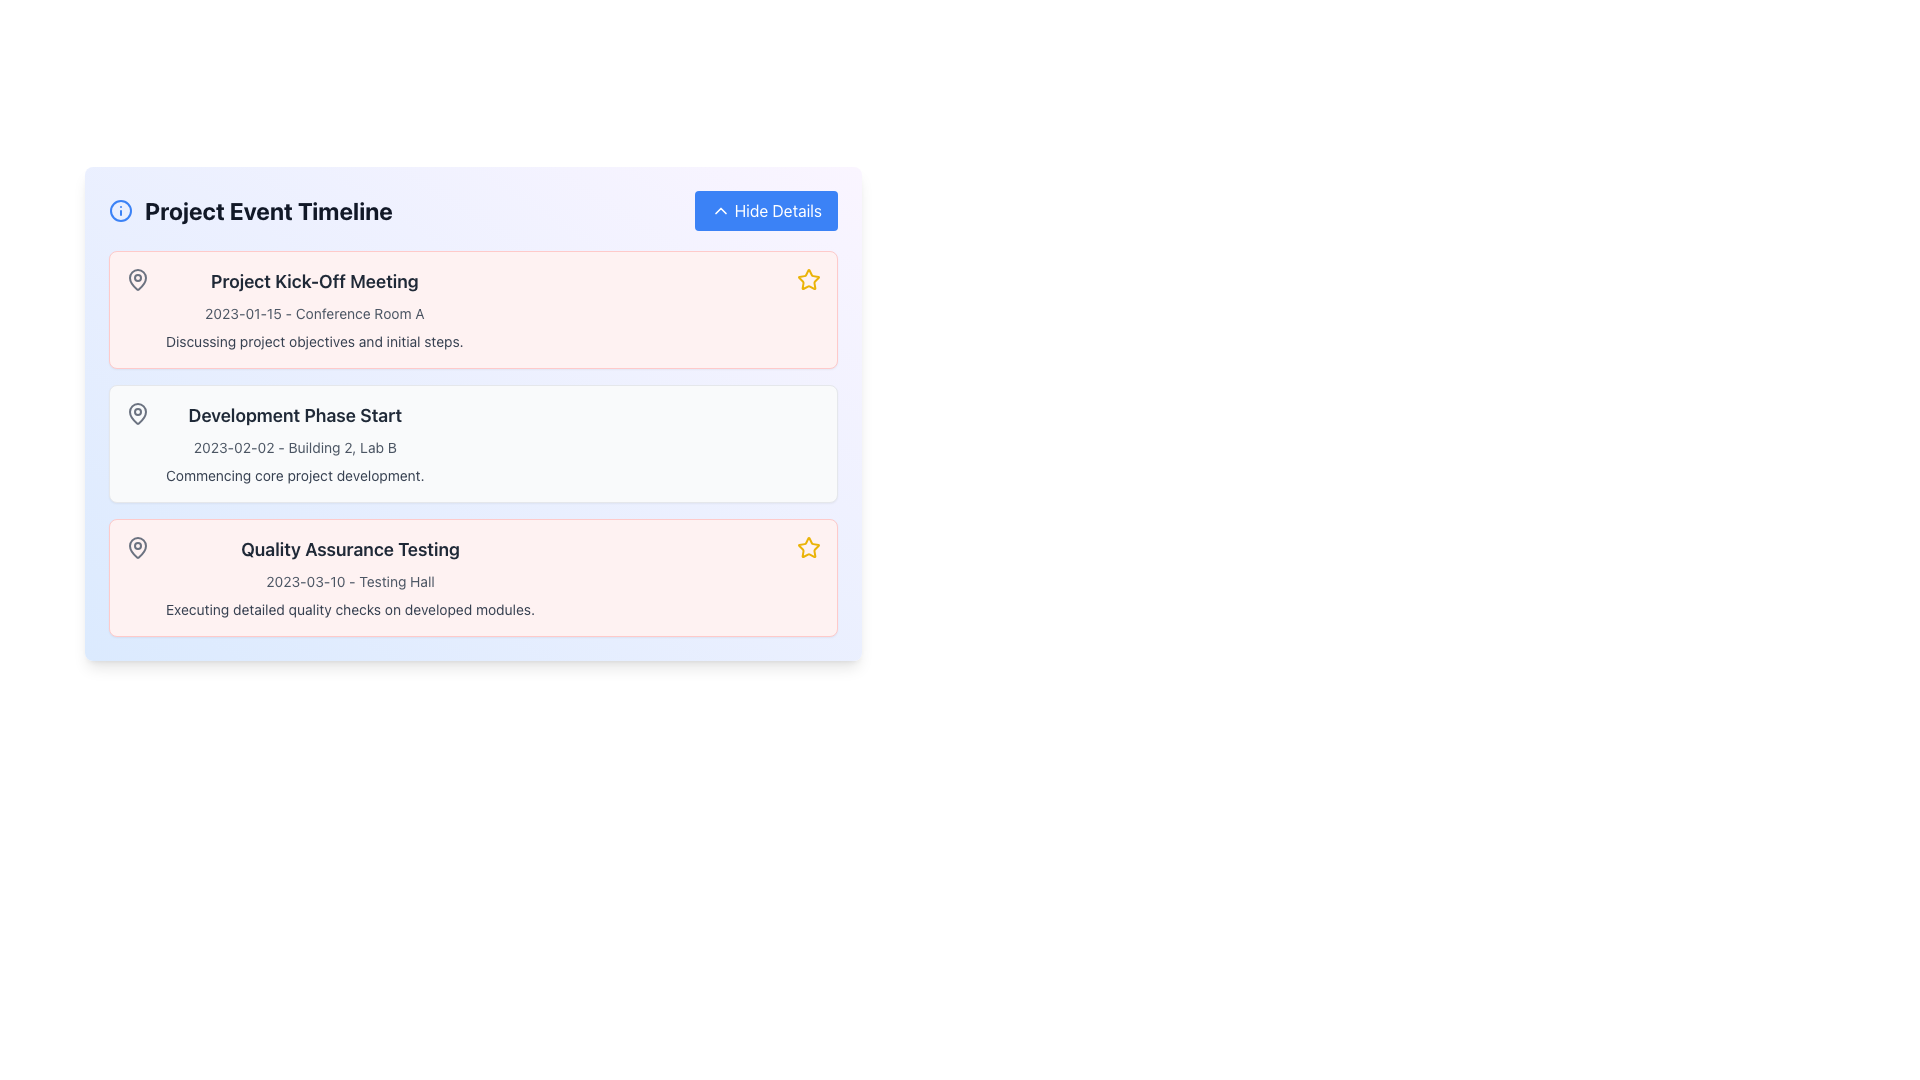  I want to click on prominent title text 'Project Kick-Off Meeting' displayed in a large, bold font at the top of the meeting details section, so click(313, 281).